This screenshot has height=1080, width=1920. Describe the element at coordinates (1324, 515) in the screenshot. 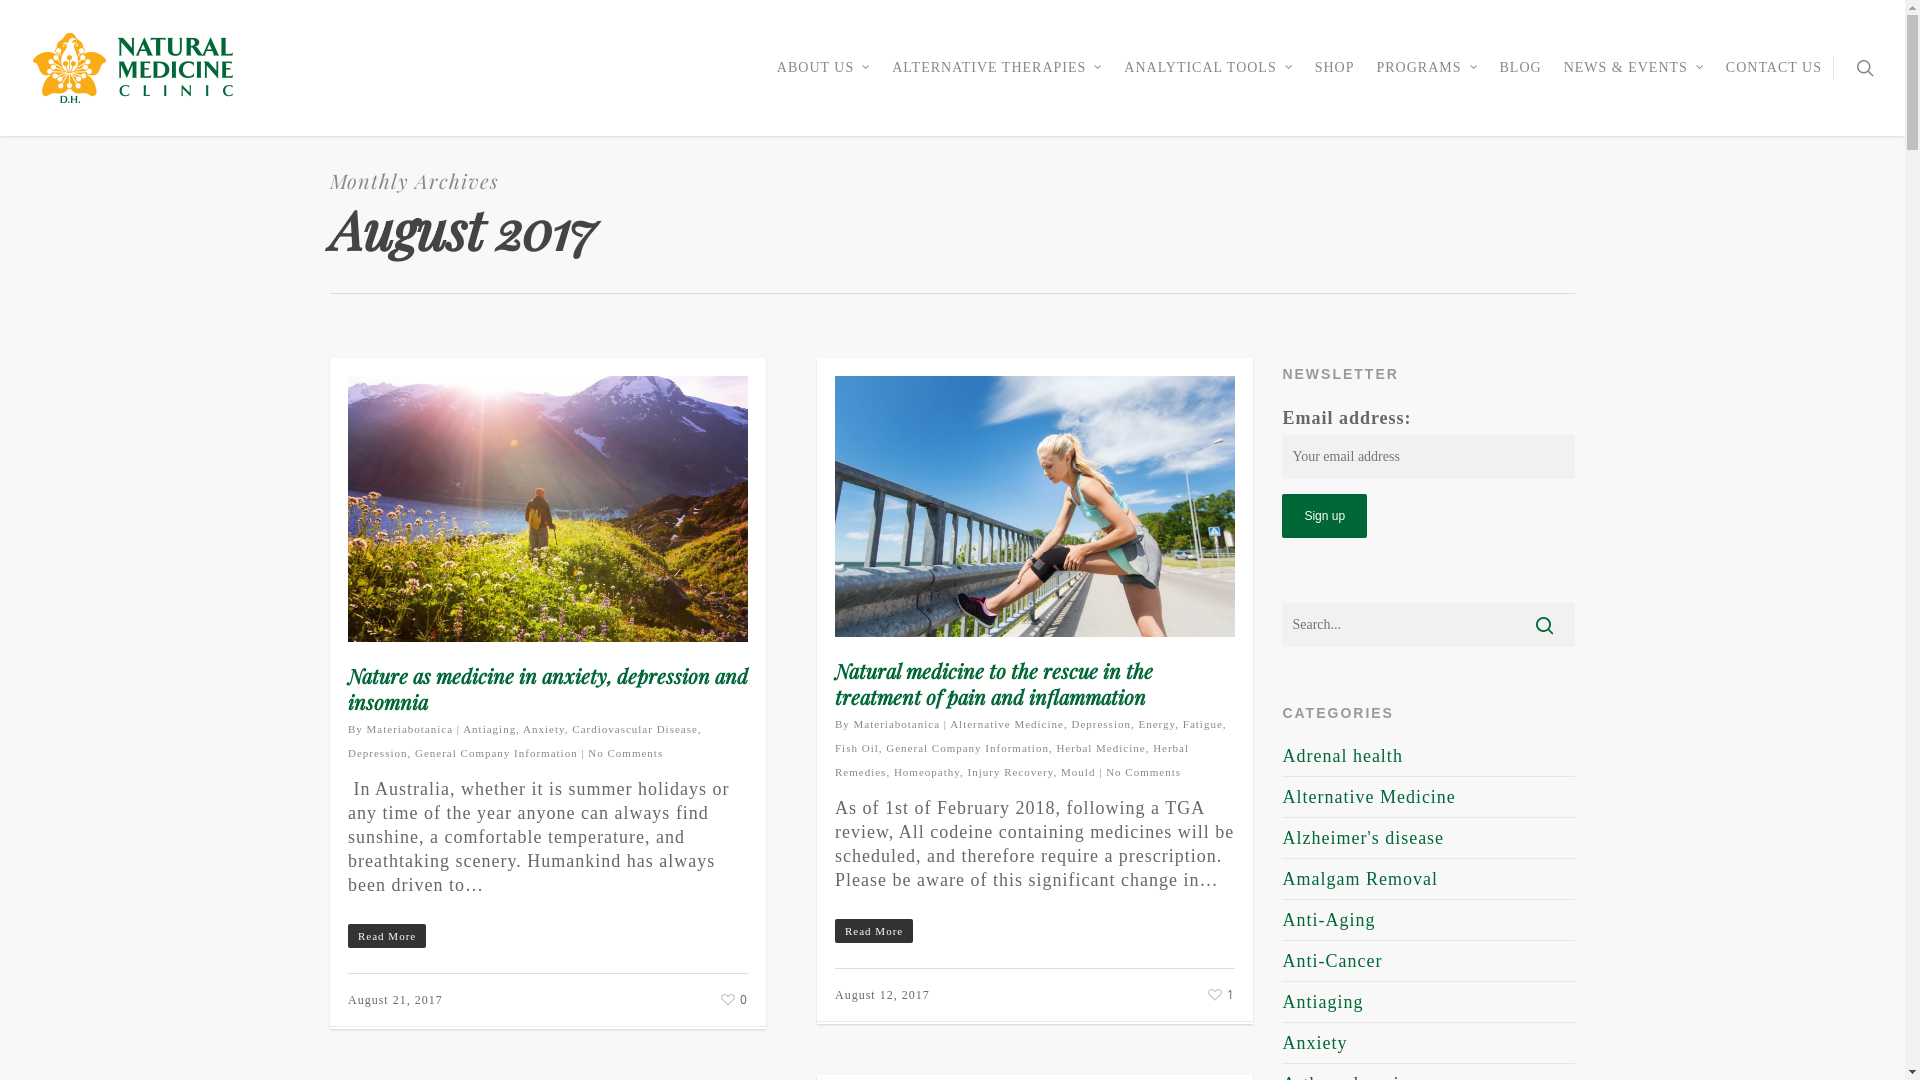

I see `'Sign up'` at that location.